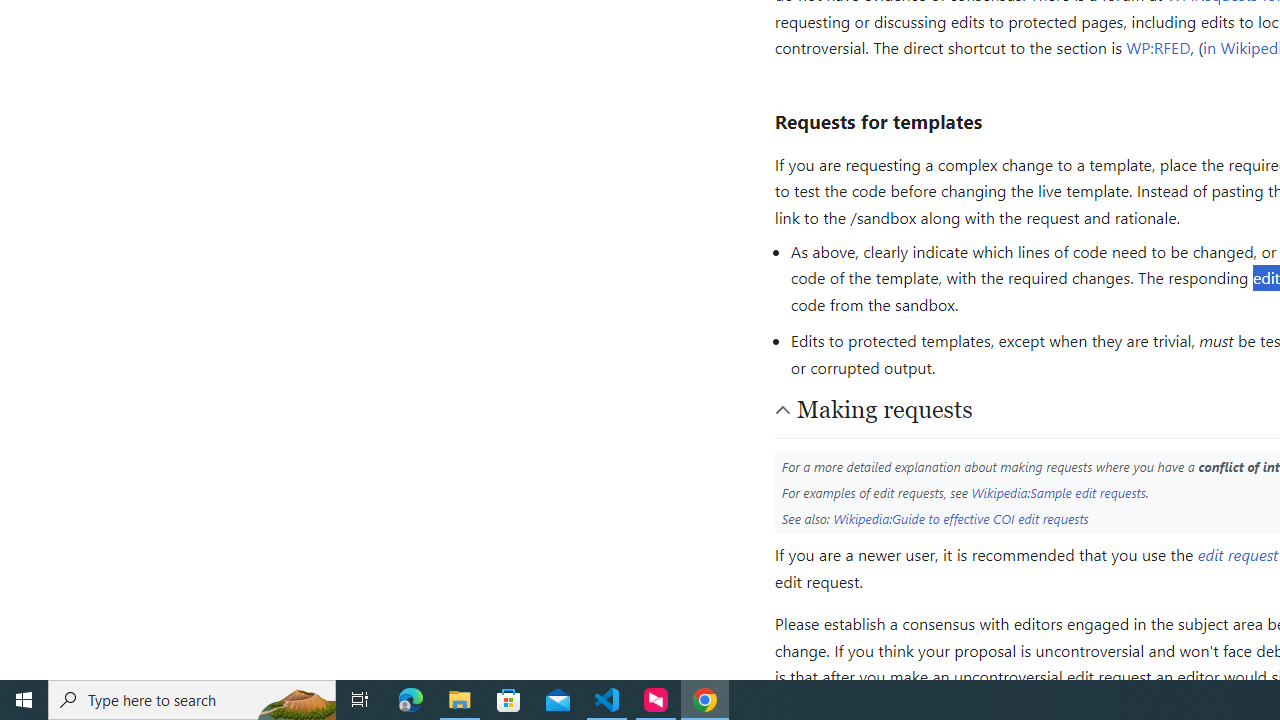 The height and width of the screenshot is (720, 1280). What do you see at coordinates (961, 517) in the screenshot?
I see `'Wikipedia:Guide to effective COI edit requests'` at bounding box center [961, 517].